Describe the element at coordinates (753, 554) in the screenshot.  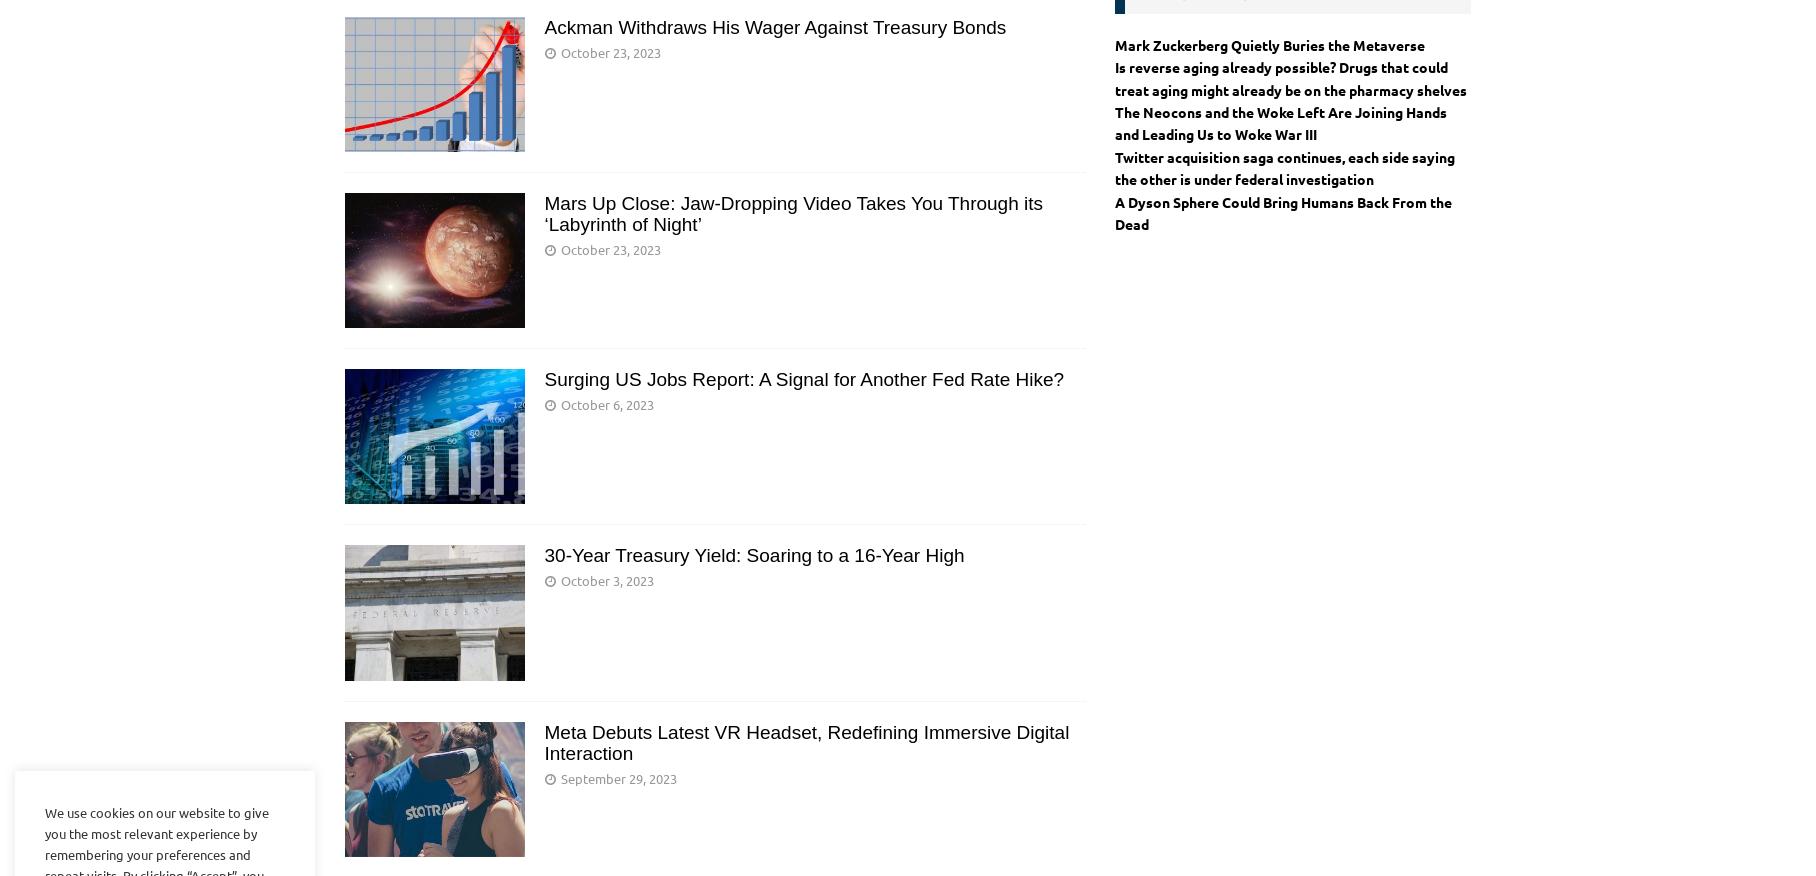
I see `'30-Year Treasury Yield: Soaring to a 16-Year High'` at that location.